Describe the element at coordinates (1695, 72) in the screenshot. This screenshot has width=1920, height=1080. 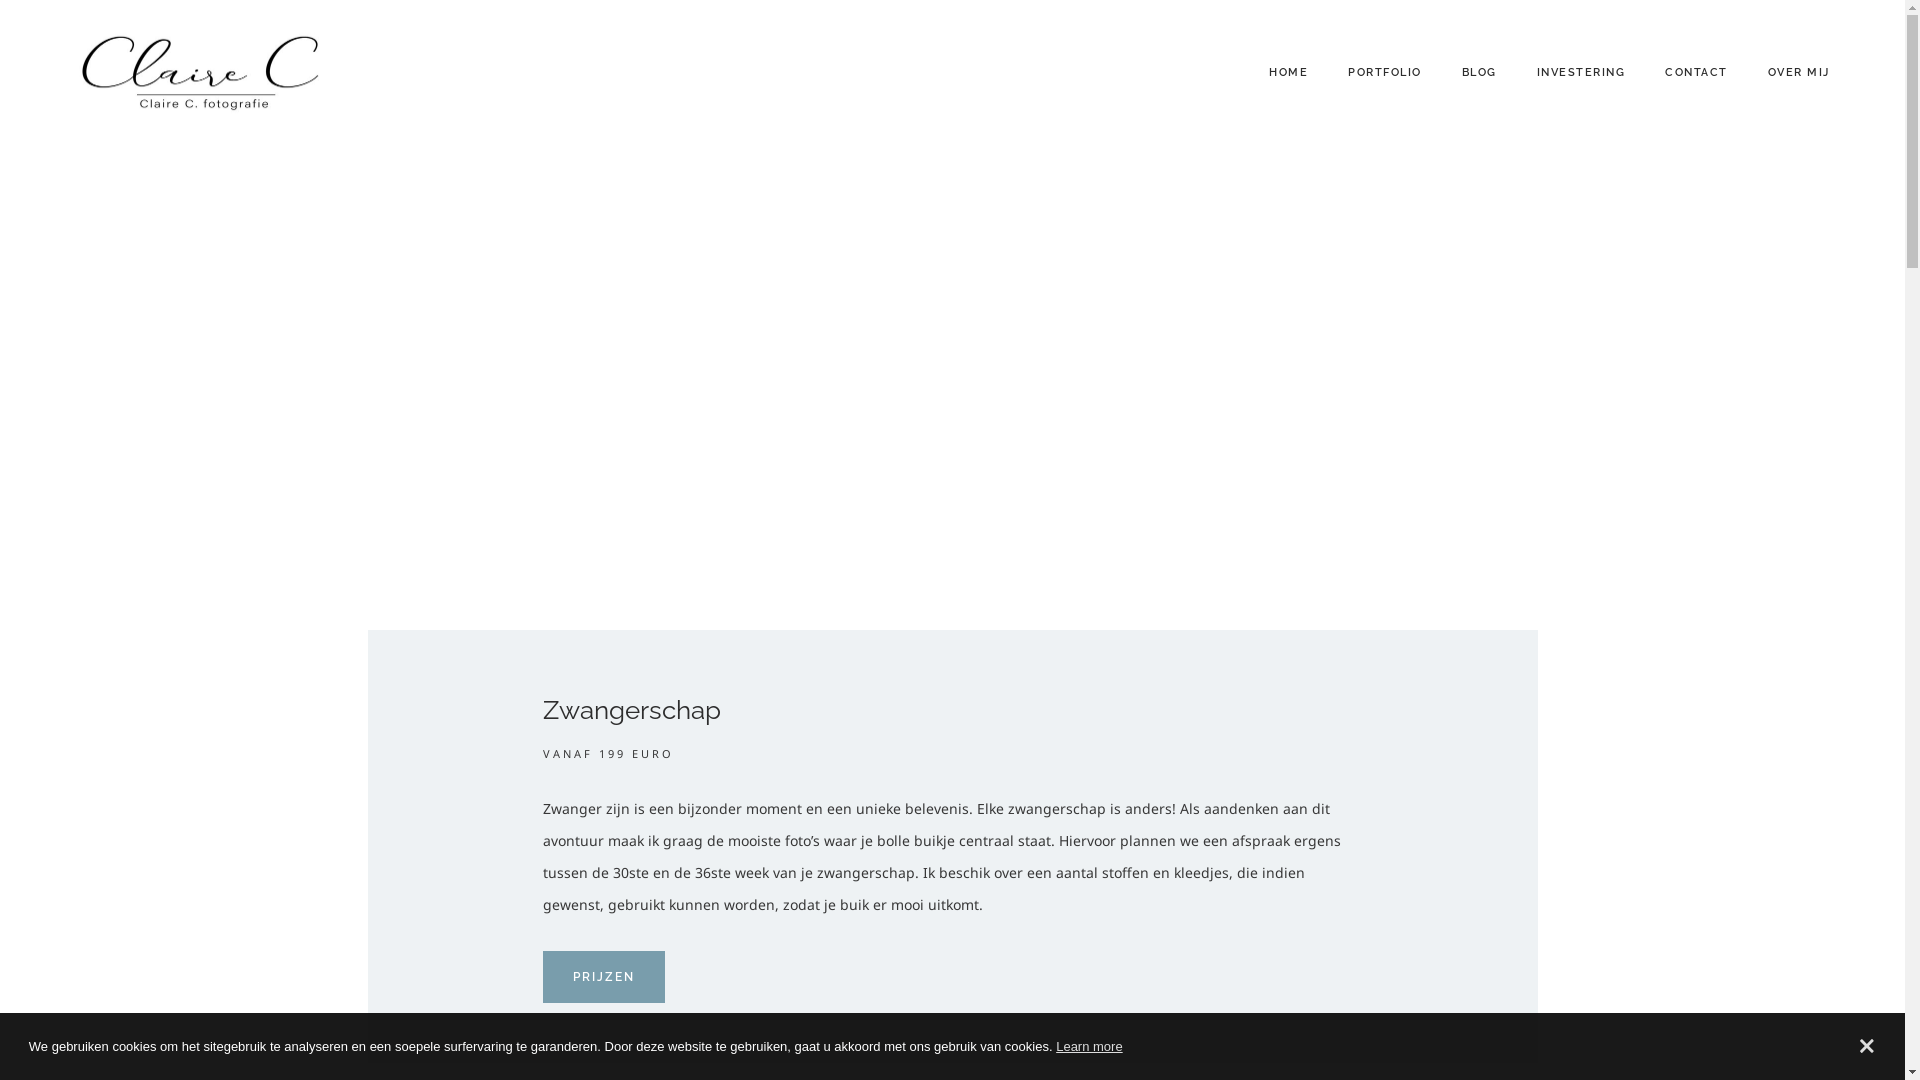
I see `'CONTACT'` at that location.